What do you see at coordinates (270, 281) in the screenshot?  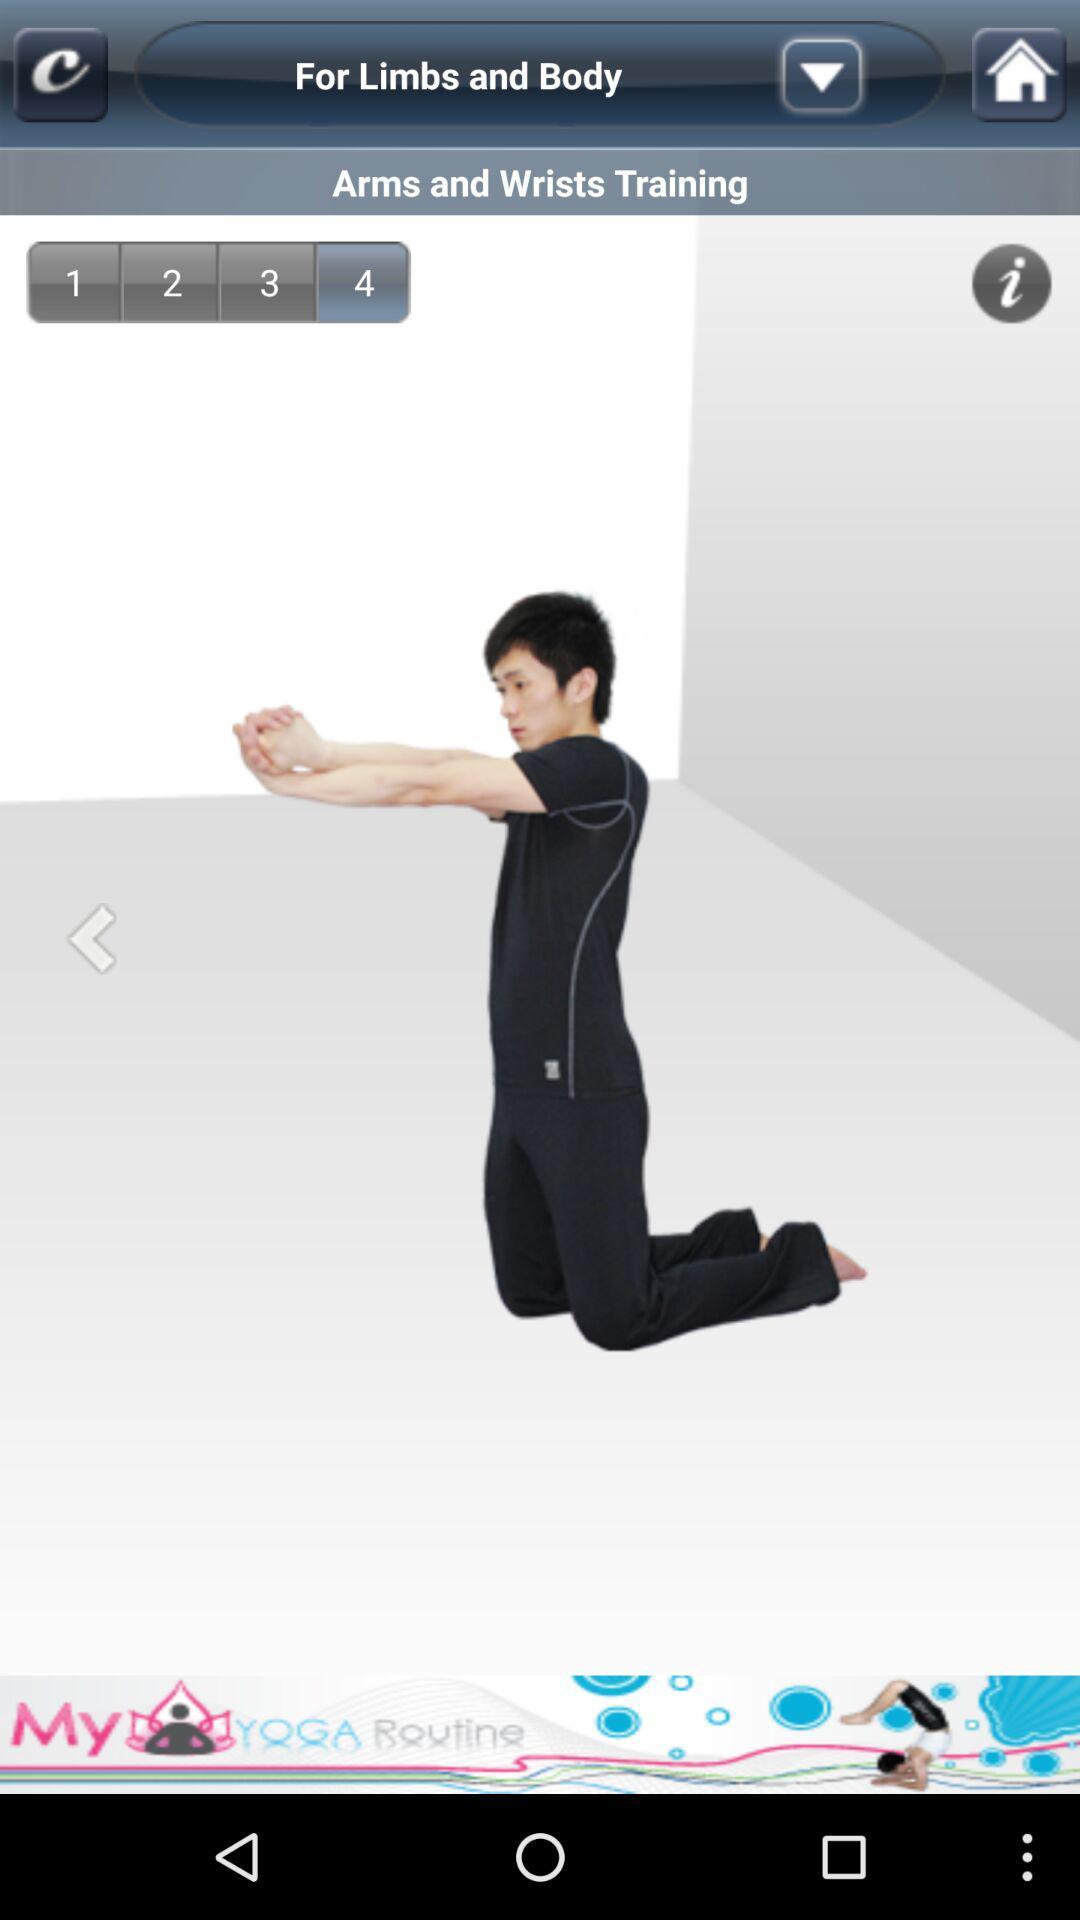 I see `app to the left of the 4 icon` at bounding box center [270, 281].